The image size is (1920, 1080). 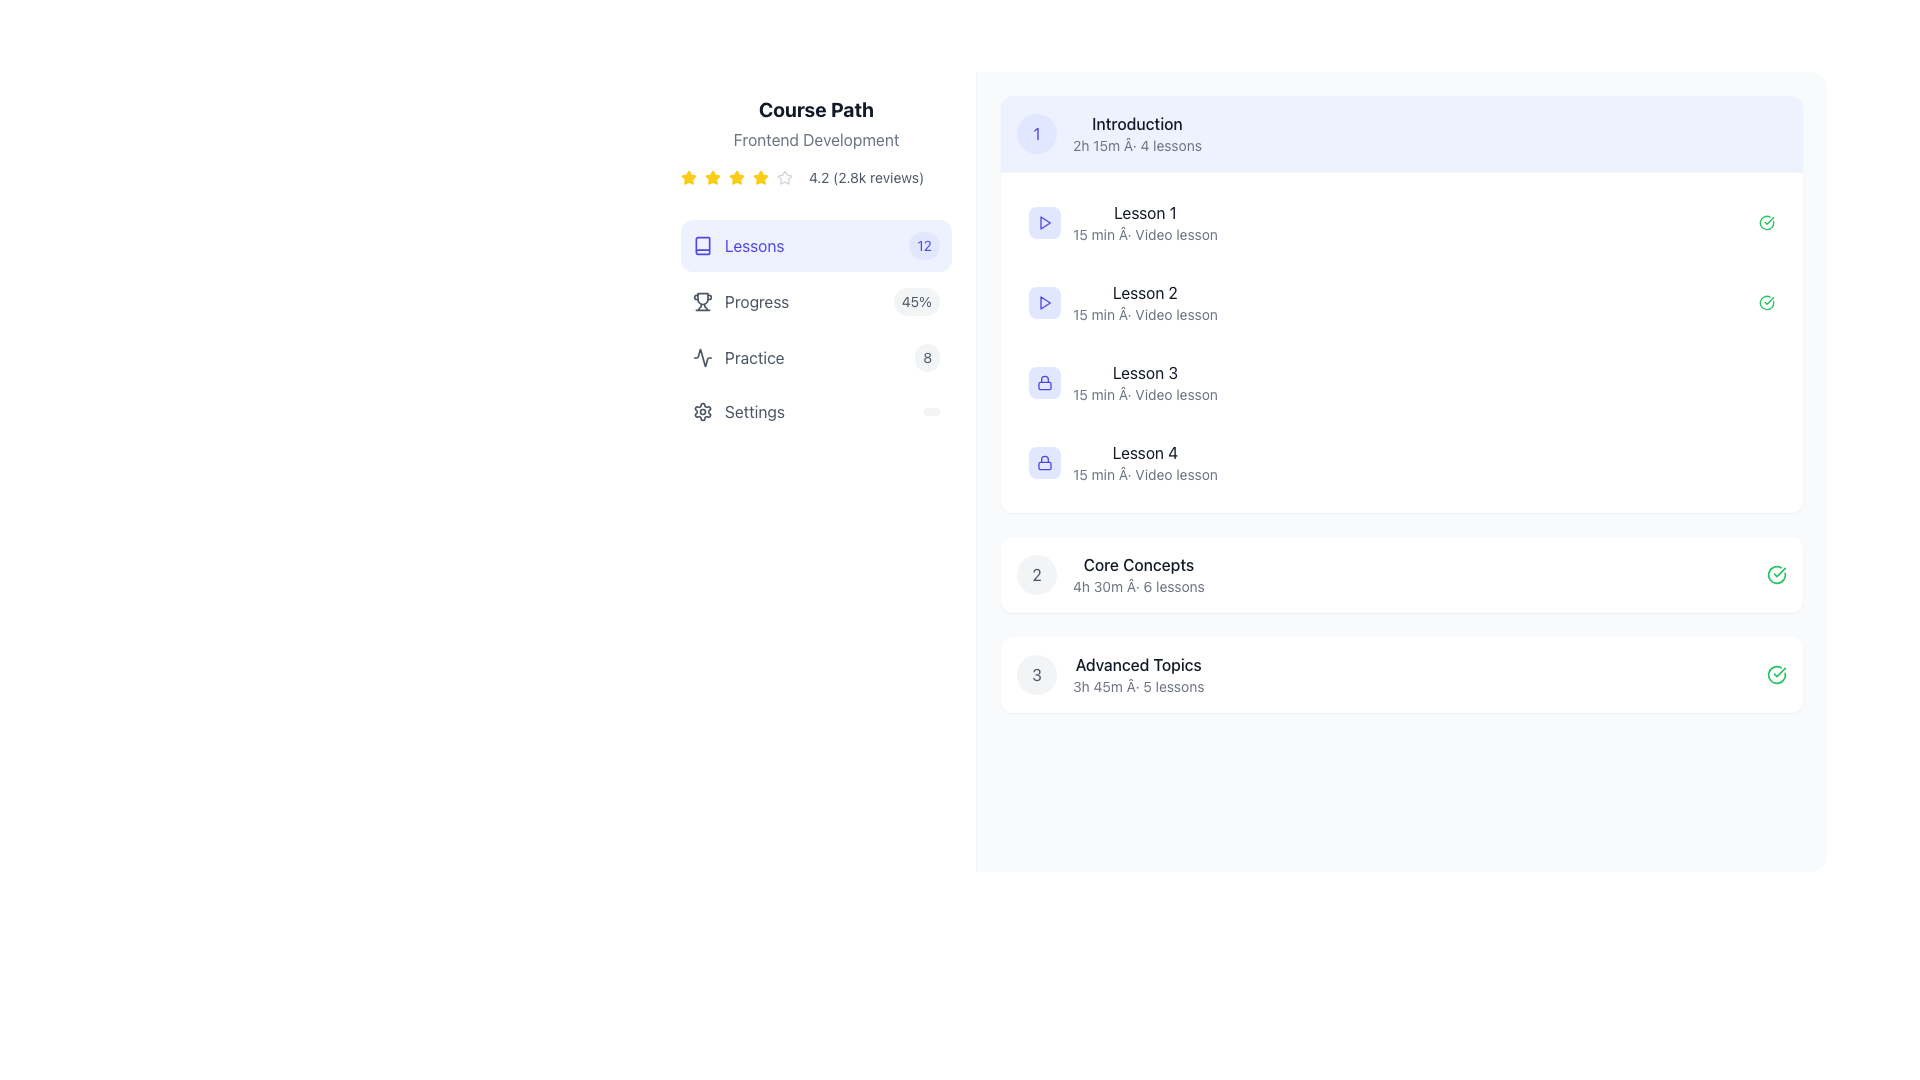 What do you see at coordinates (702, 411) in the screenshot?
I see `the cog-shaped settings icon located in the left sidebar under the icons labeled 'Lessons', 'Progress', and 'Practice'` at bounding box center [702, 411].